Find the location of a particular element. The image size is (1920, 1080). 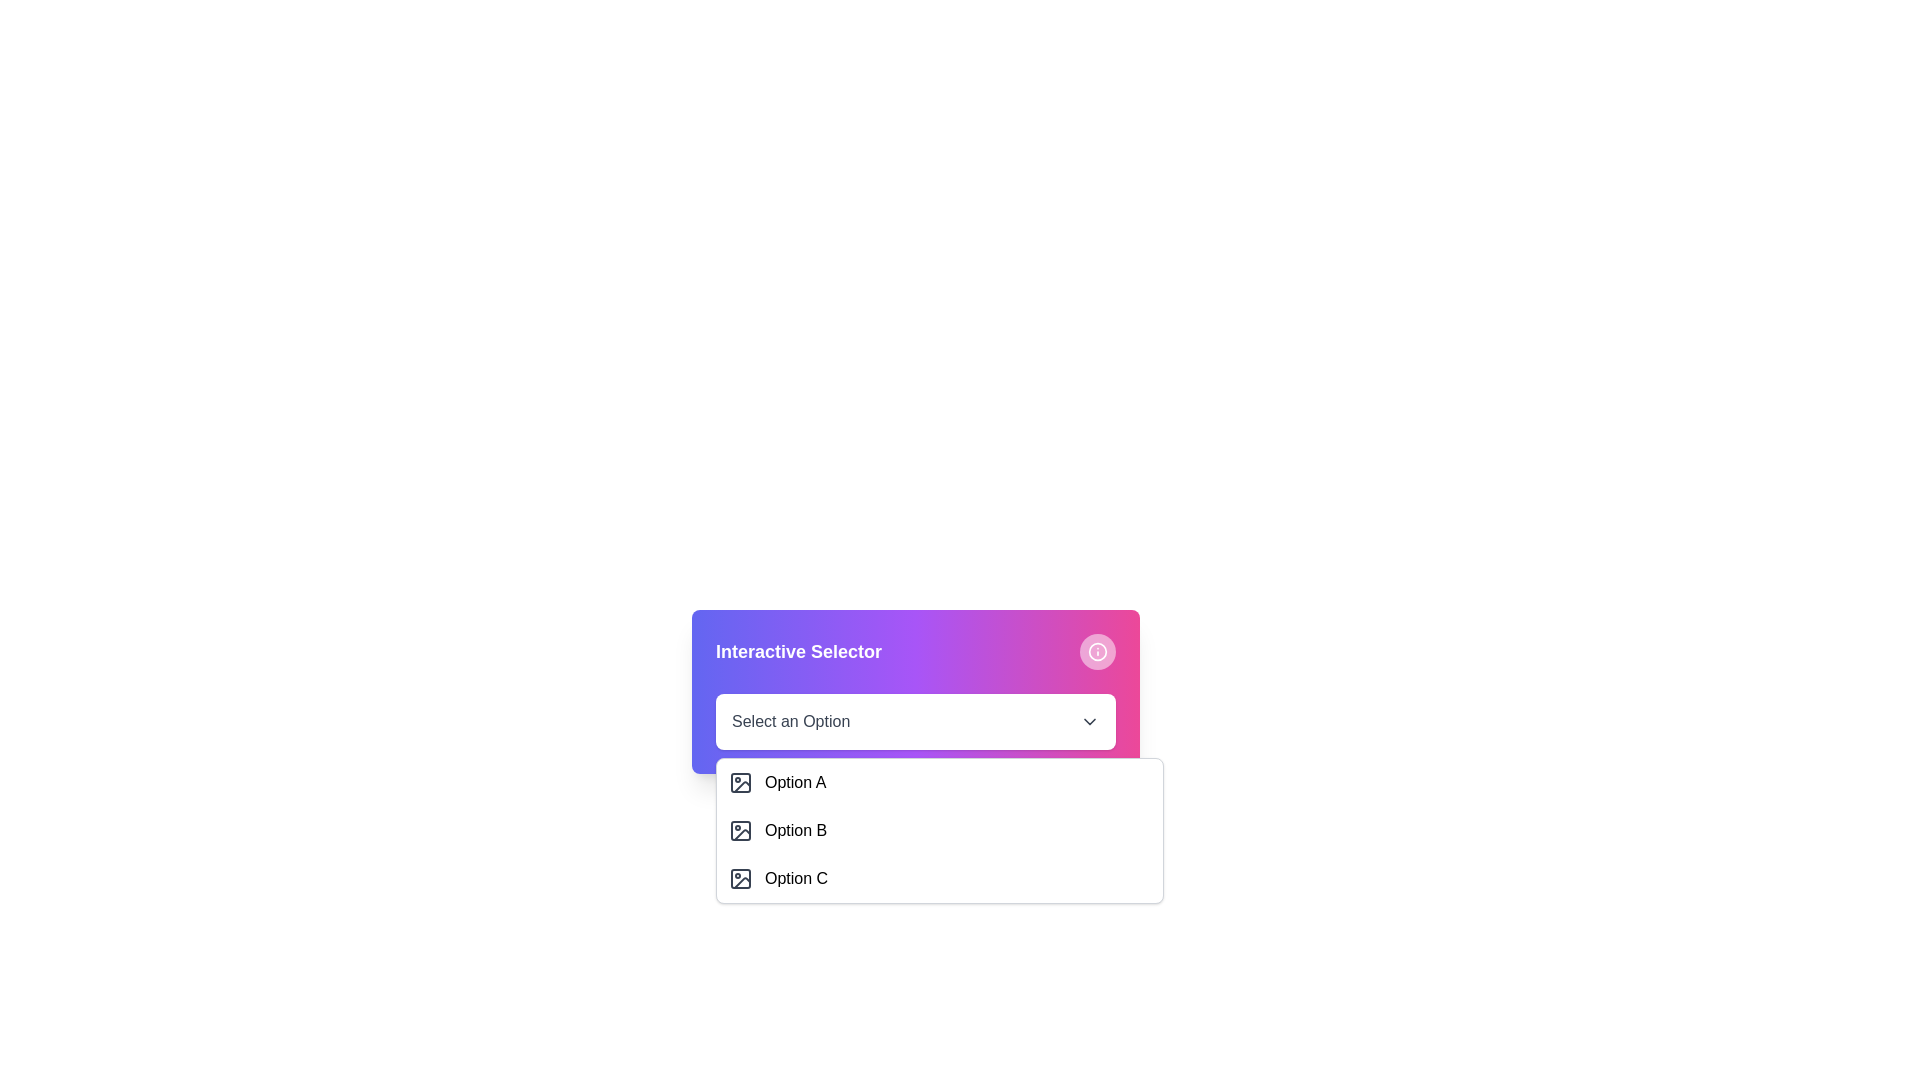

'Option B' in the dropdown menu is located at coordinates (939, 830).